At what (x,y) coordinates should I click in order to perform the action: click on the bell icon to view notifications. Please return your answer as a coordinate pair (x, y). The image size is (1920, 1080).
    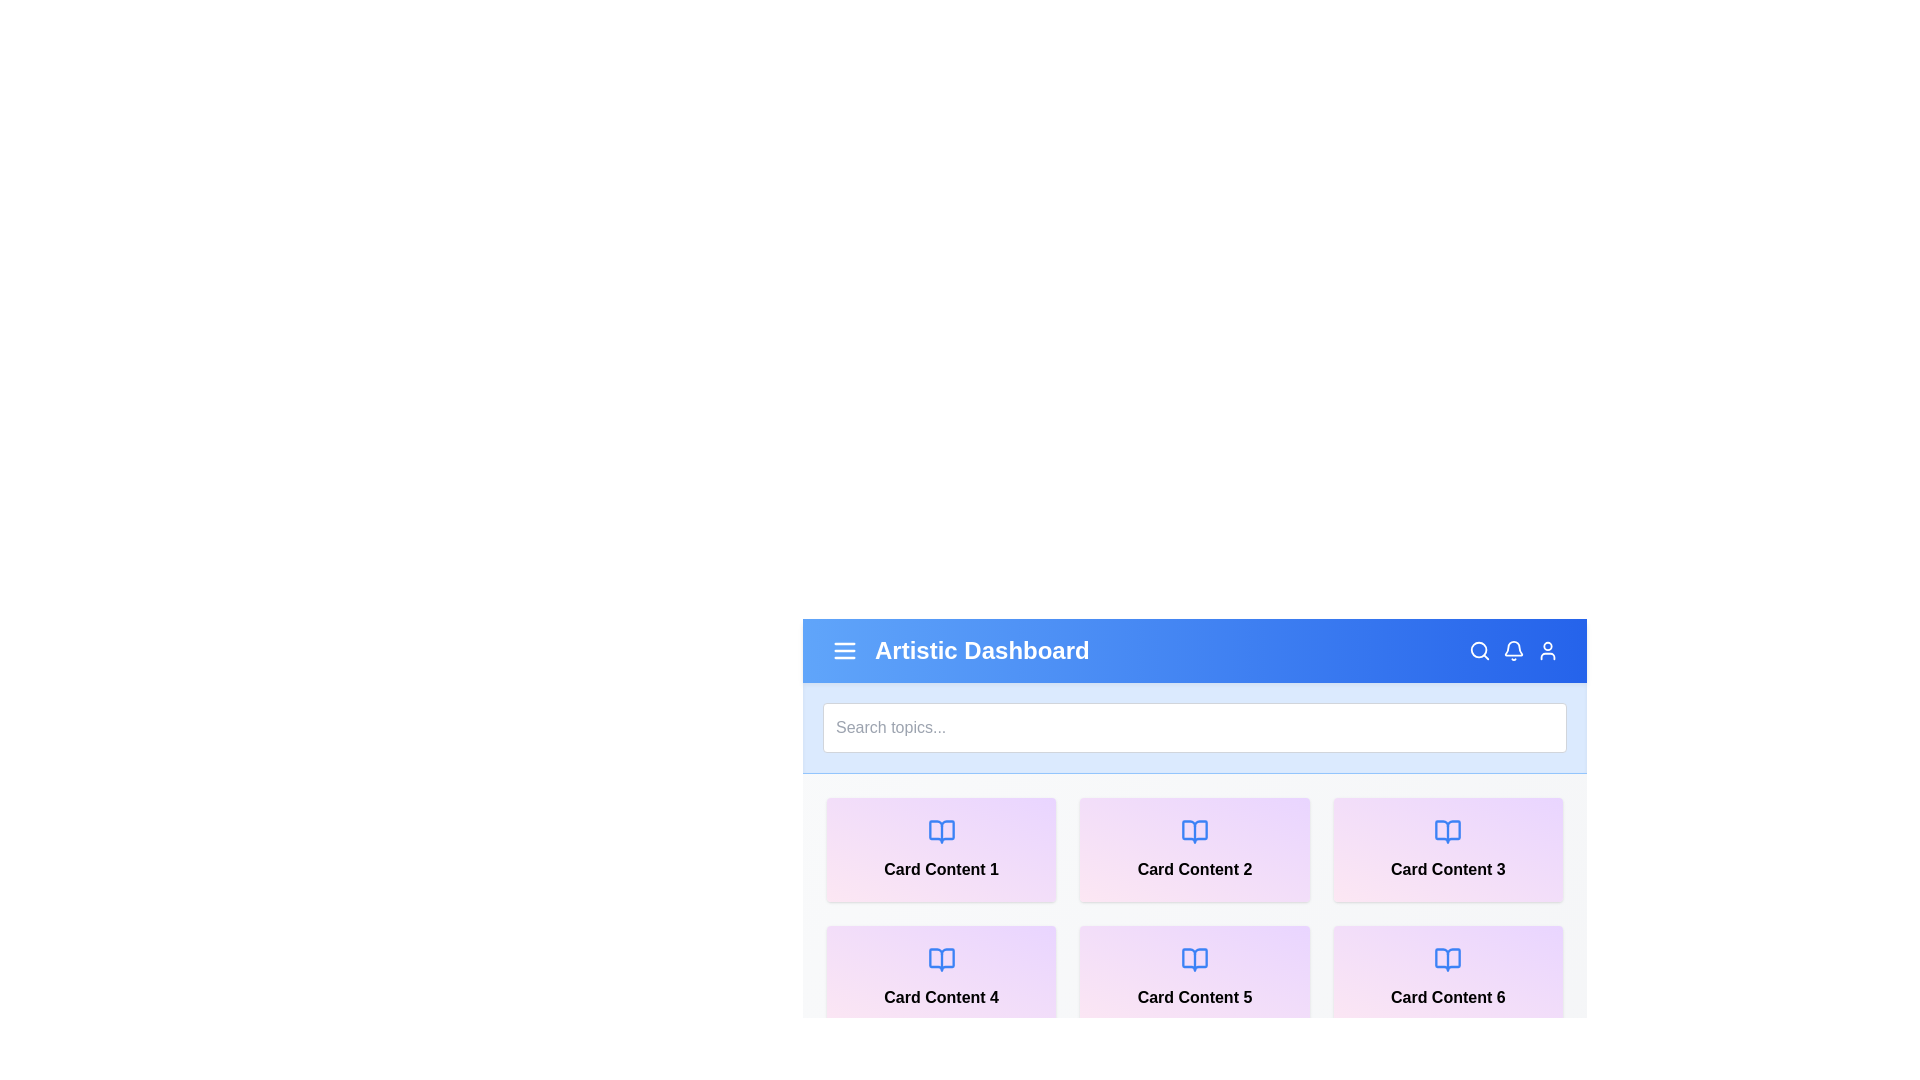
    Looking at the image, I should click on (1513, 651).